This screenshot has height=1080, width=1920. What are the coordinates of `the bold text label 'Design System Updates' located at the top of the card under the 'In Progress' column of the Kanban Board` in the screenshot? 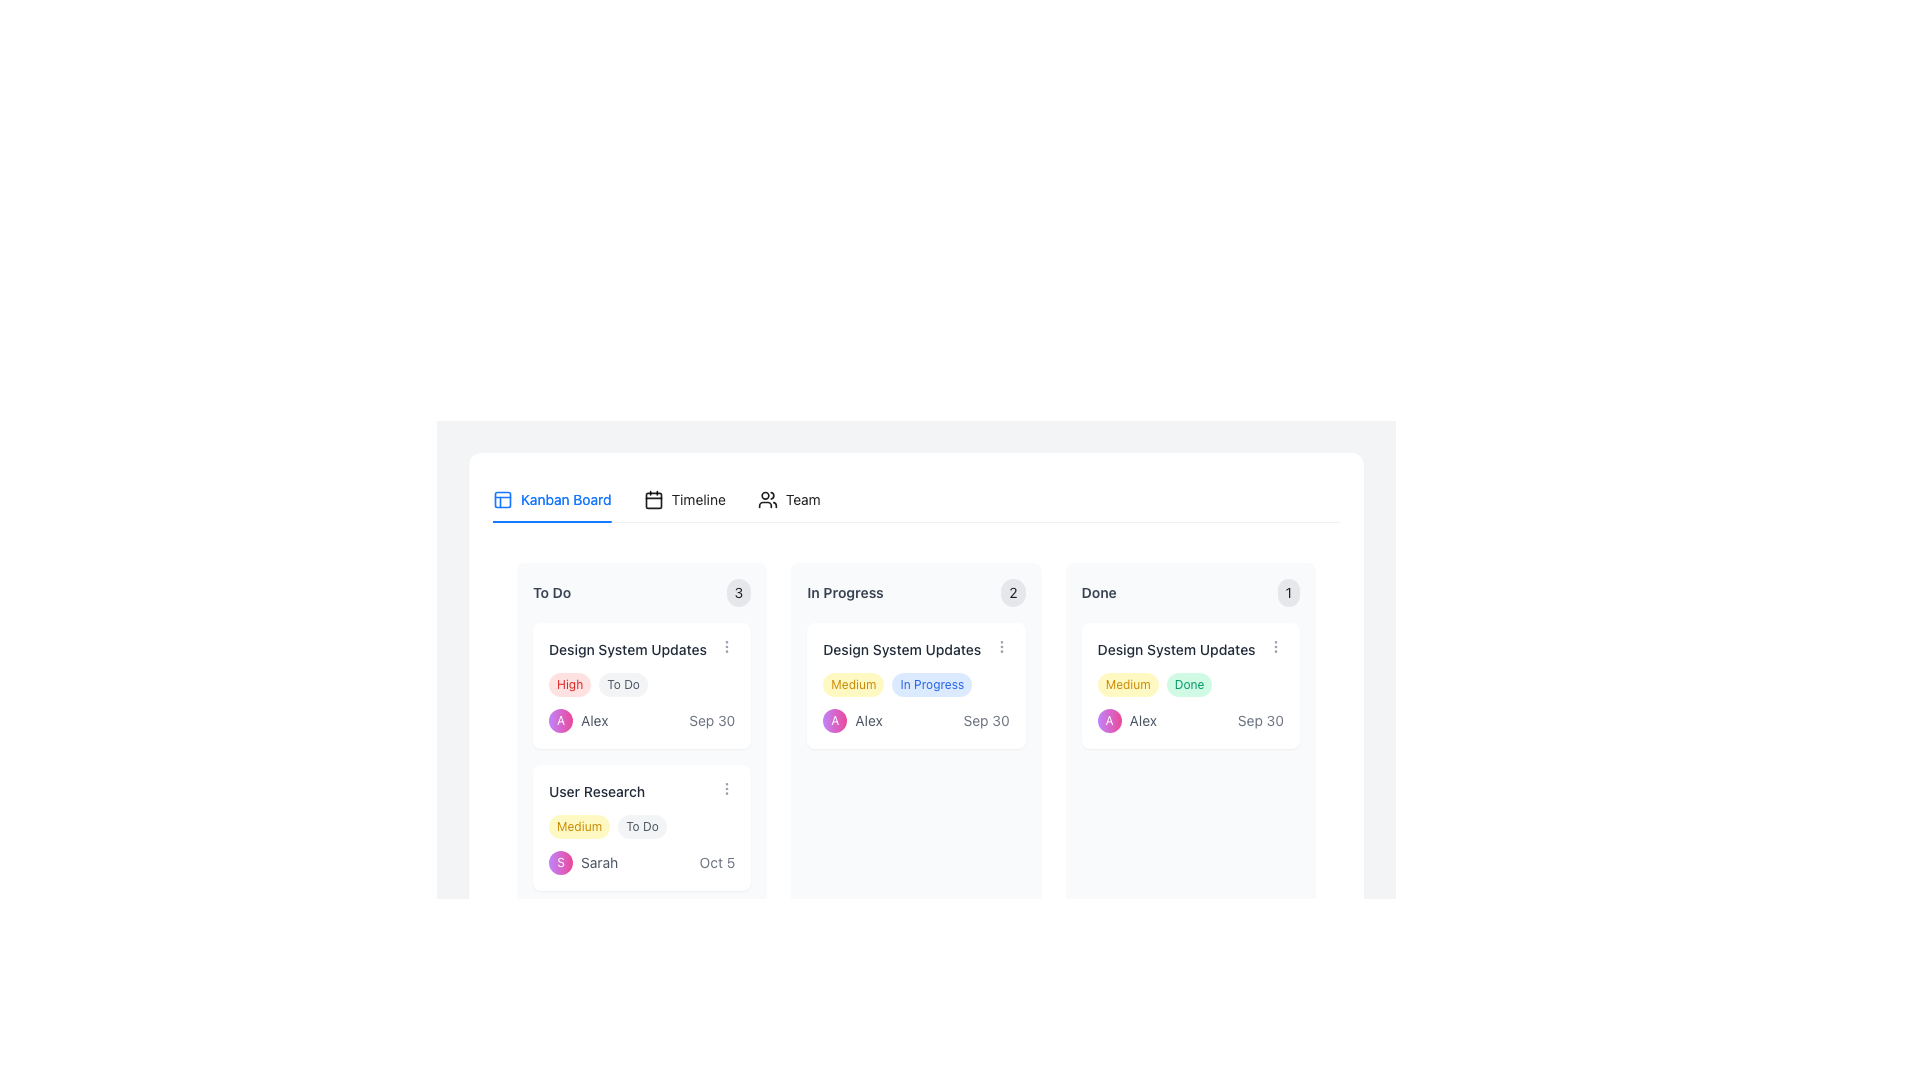 It's located at (915, 650).